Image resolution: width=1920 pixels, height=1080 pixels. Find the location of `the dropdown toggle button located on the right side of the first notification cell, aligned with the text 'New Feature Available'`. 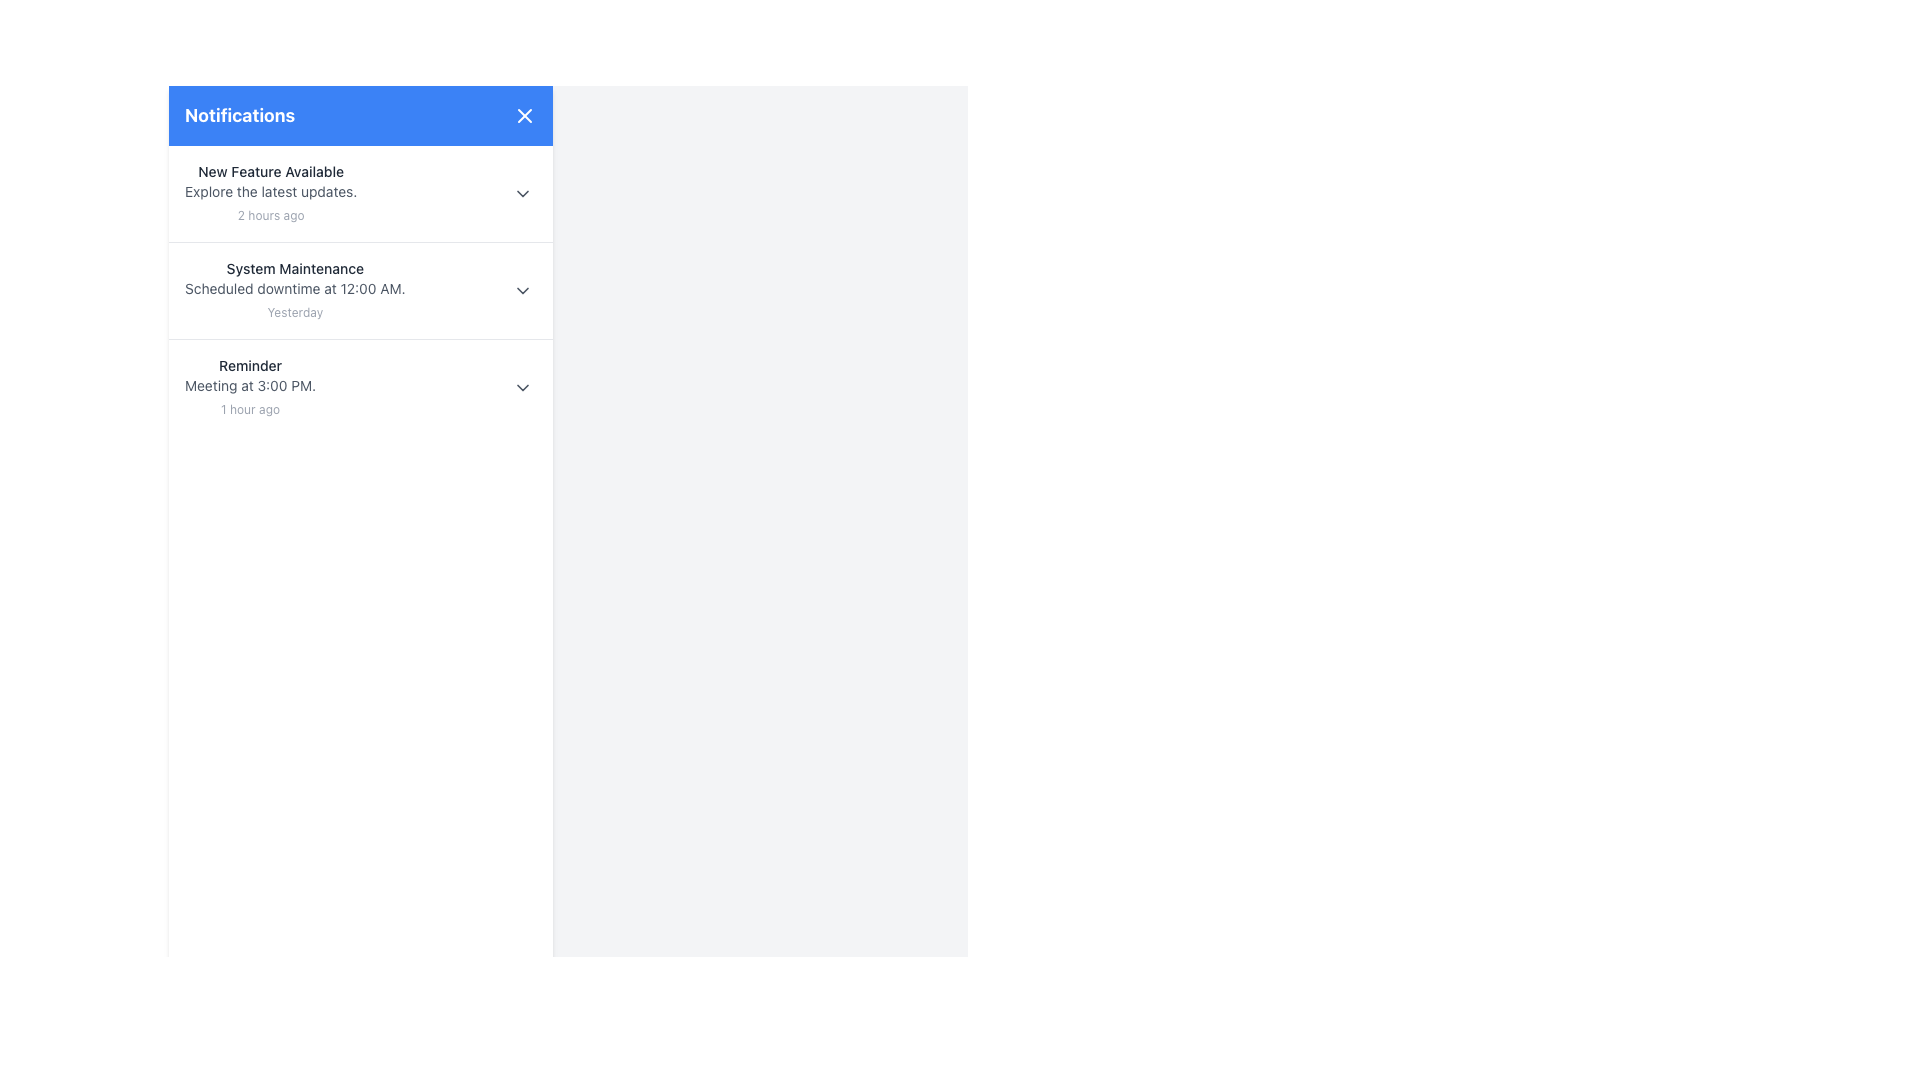

the dropdown toggle button located on the right side of the first notification cell, aligned with the text 'New Feature Available' is located at coordinates (523, 193).